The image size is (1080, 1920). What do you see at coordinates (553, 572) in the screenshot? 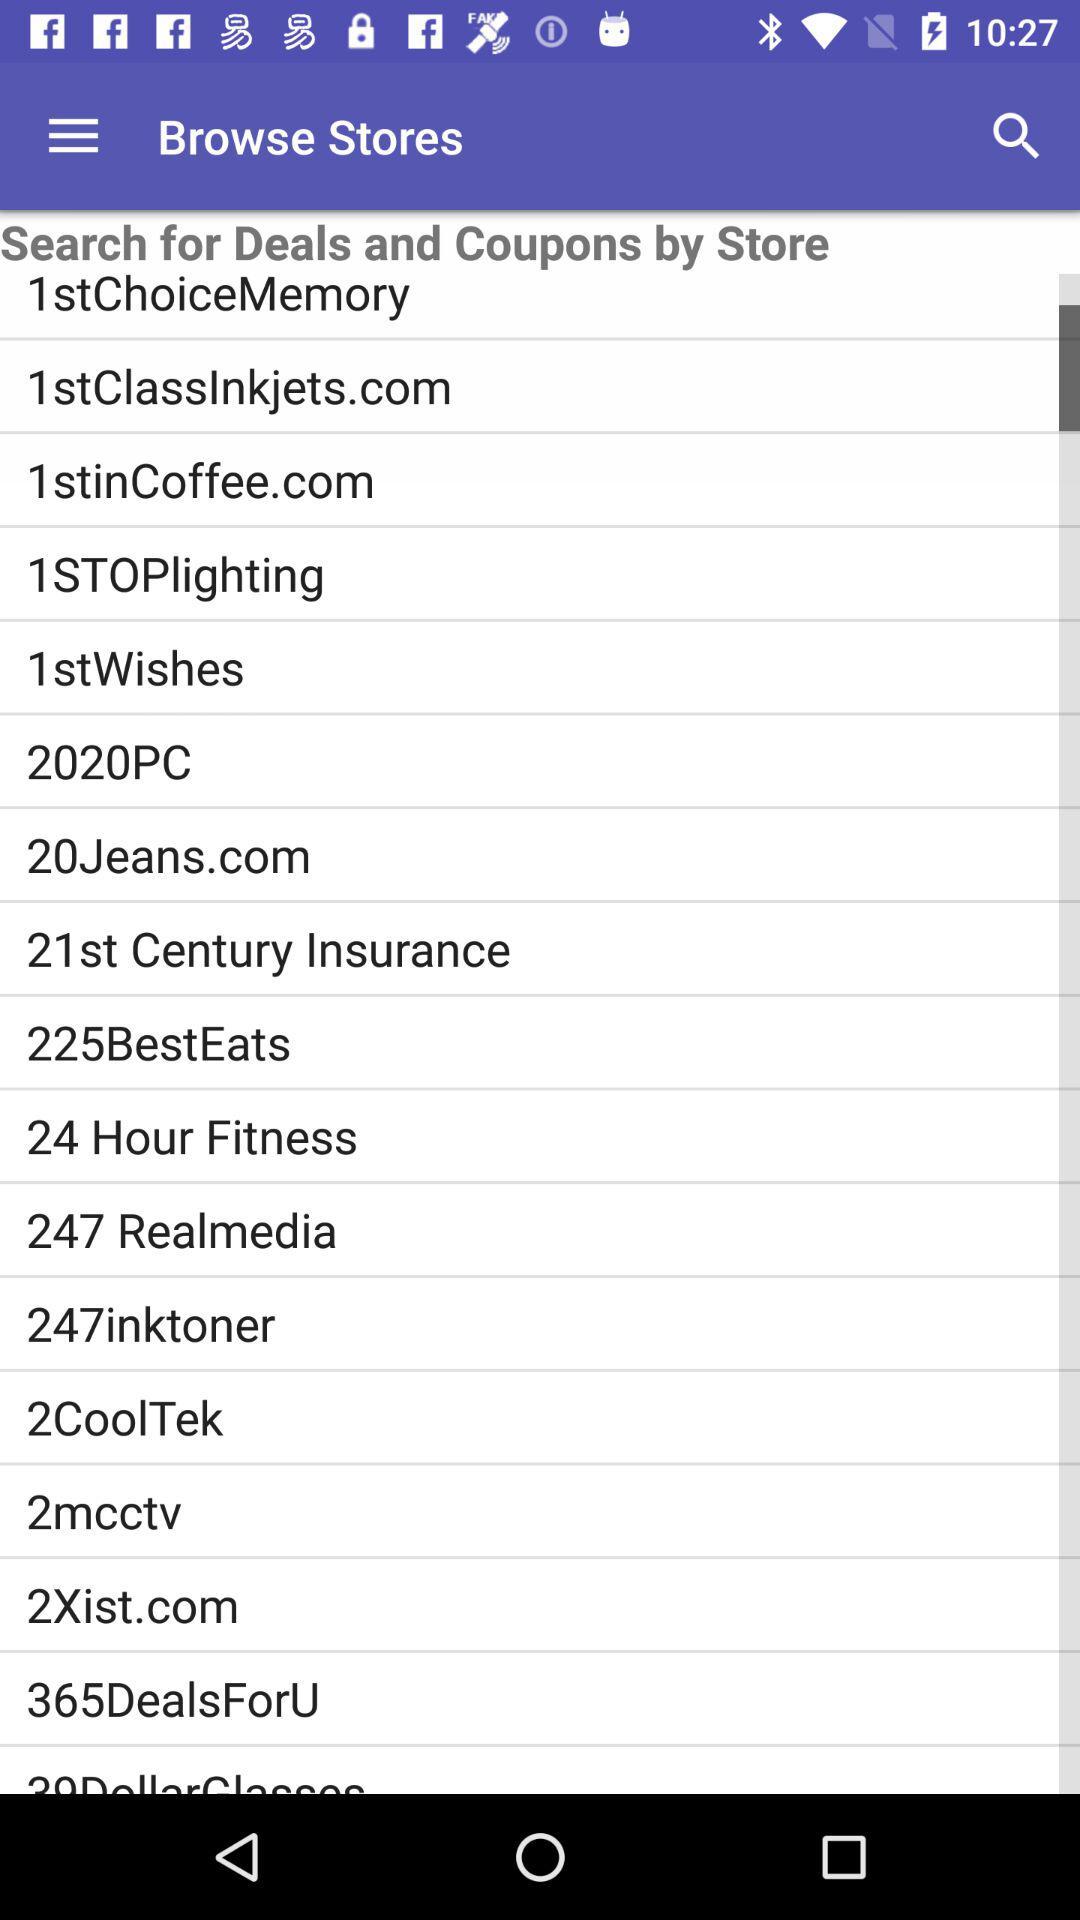
I see `1stoplighting item` at bounding box center [553, 572].